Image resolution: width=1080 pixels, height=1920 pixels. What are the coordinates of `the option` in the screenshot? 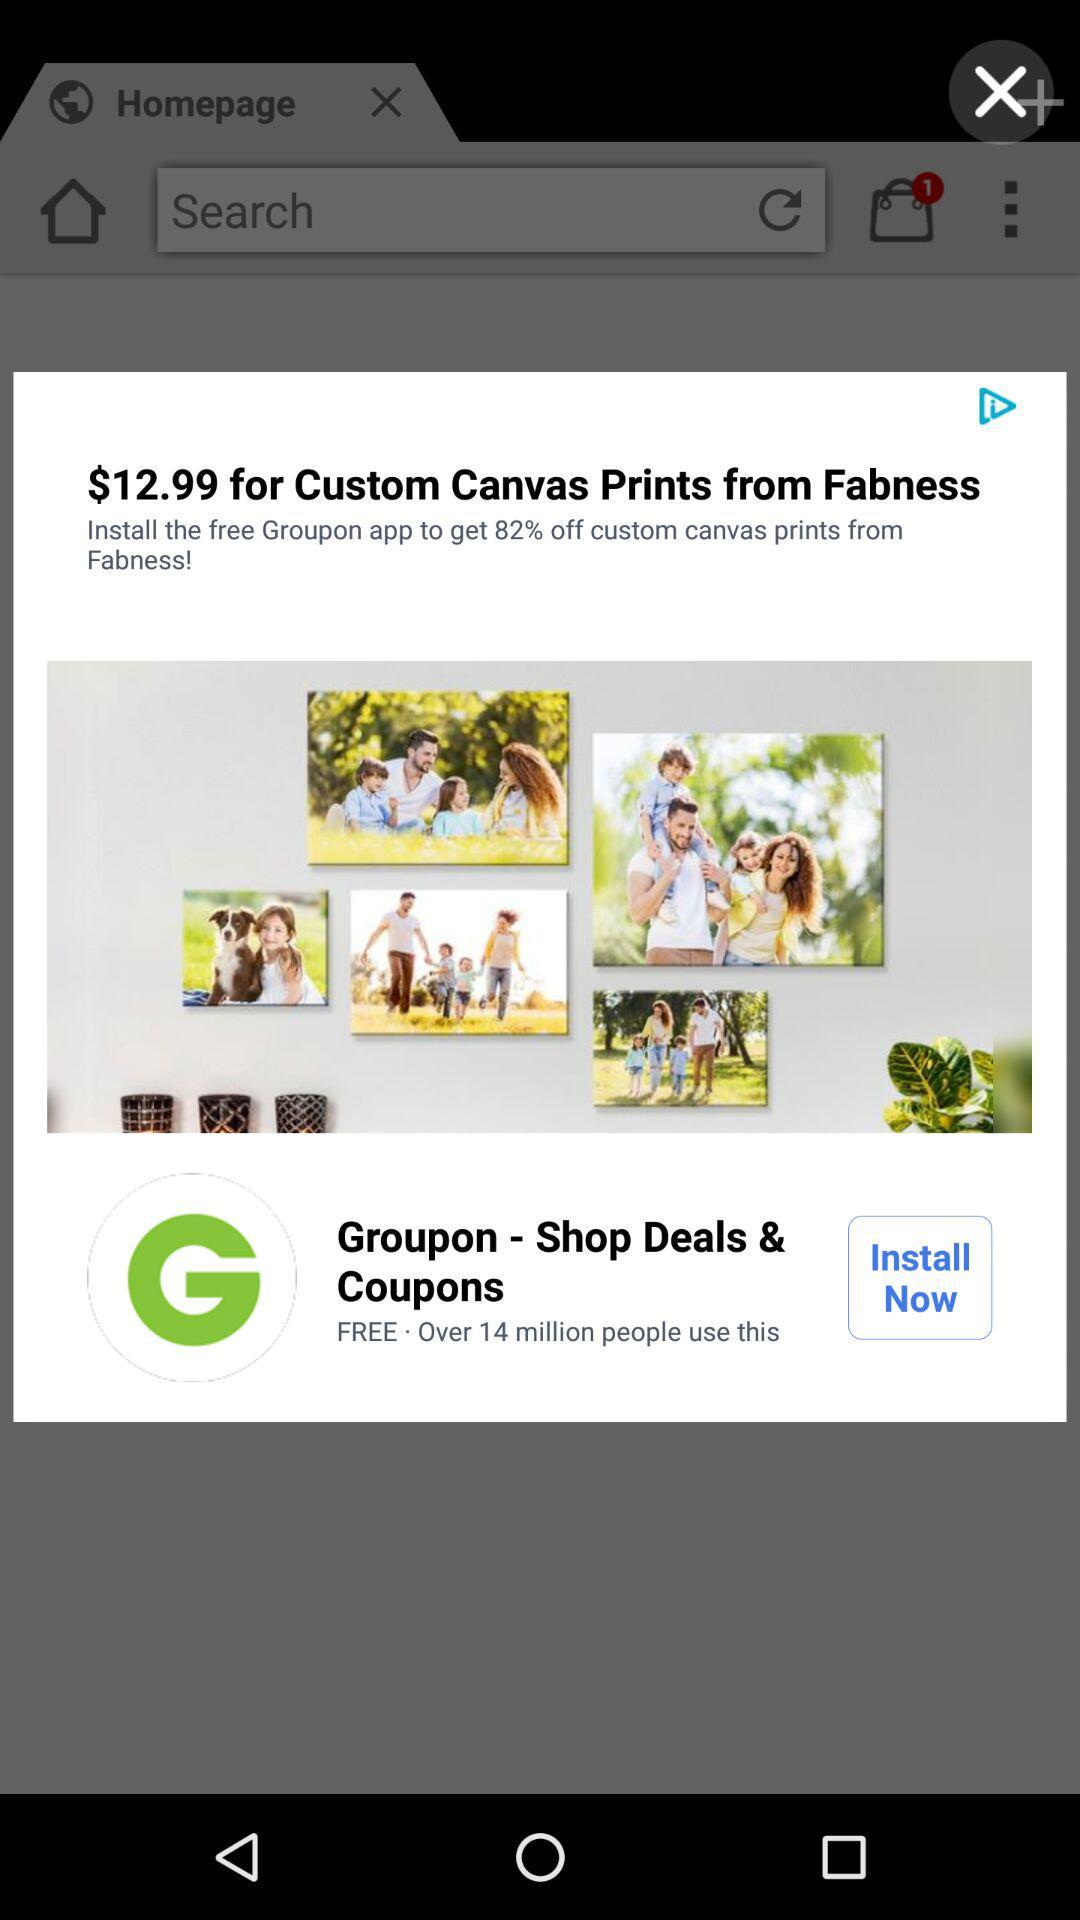 It's located at (192, 1276).